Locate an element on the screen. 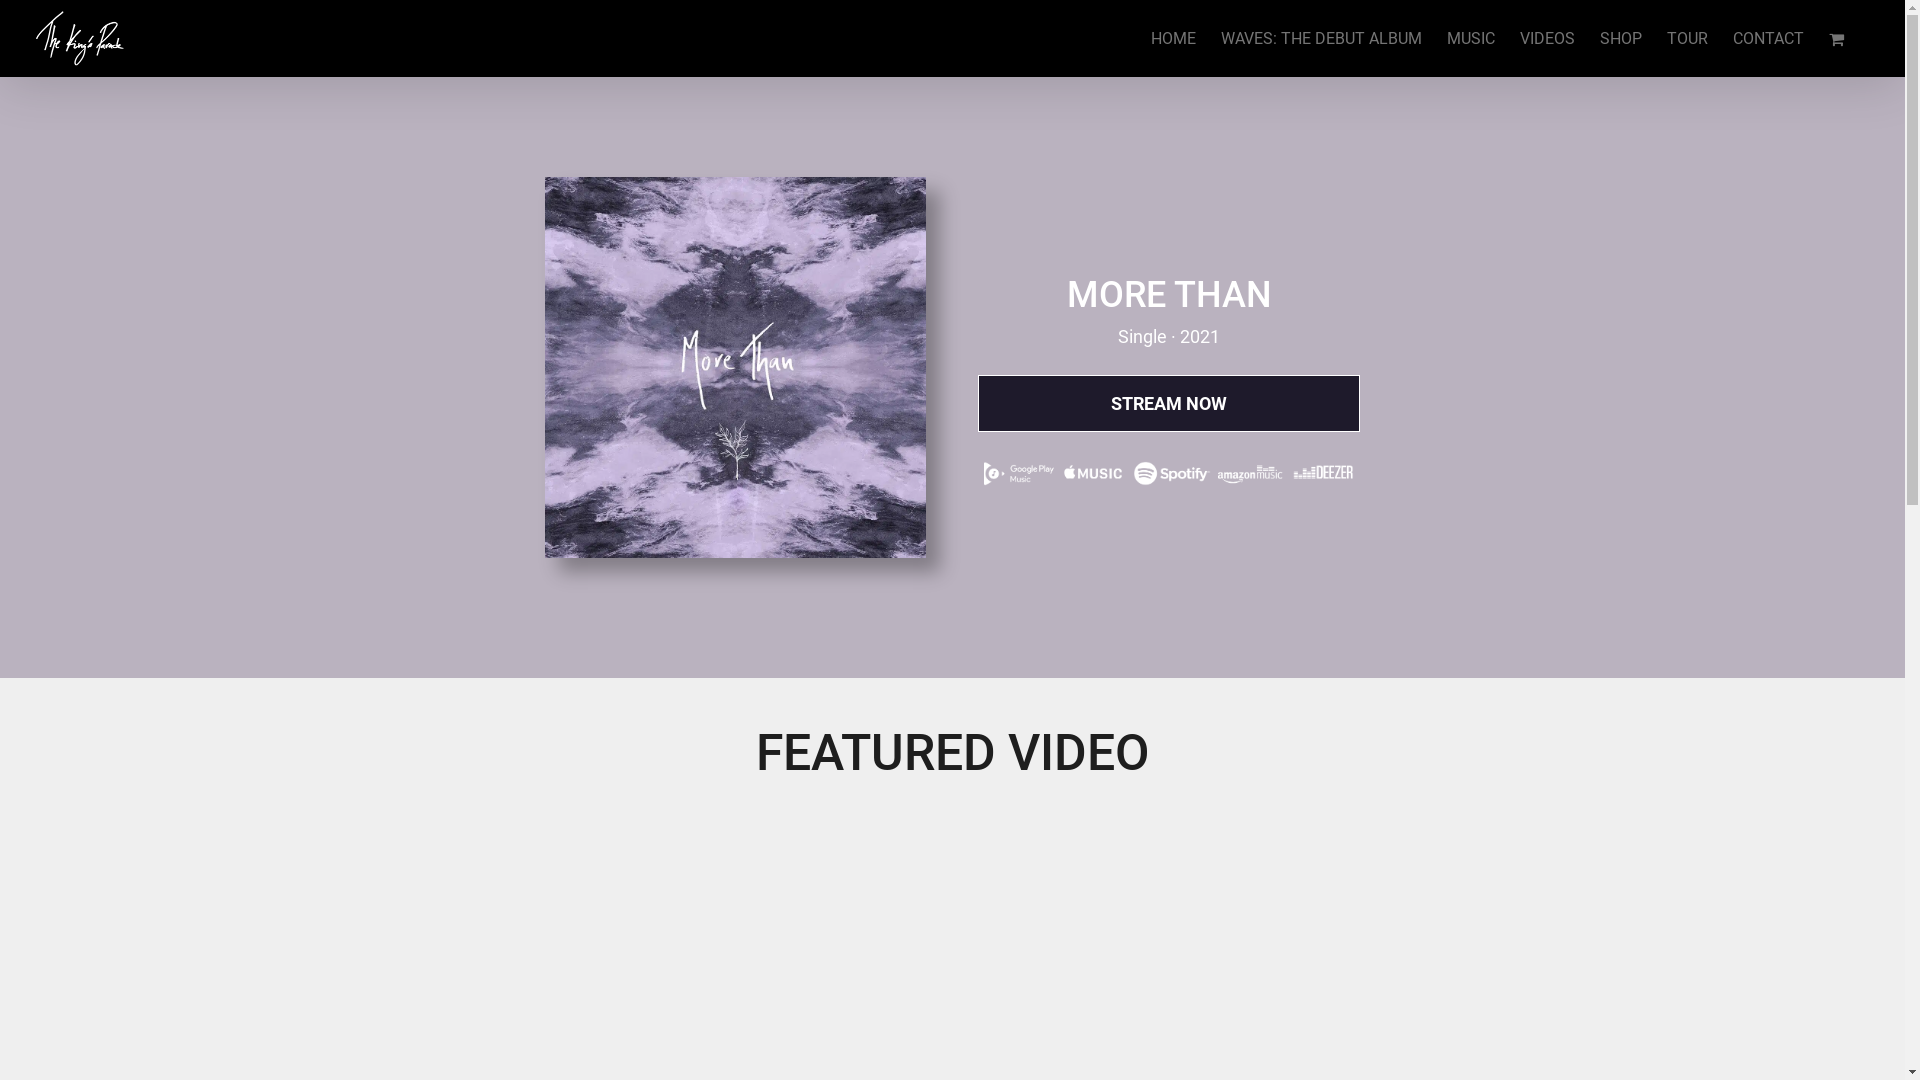  'CONTACT' is located at coordinates (1768, 38).